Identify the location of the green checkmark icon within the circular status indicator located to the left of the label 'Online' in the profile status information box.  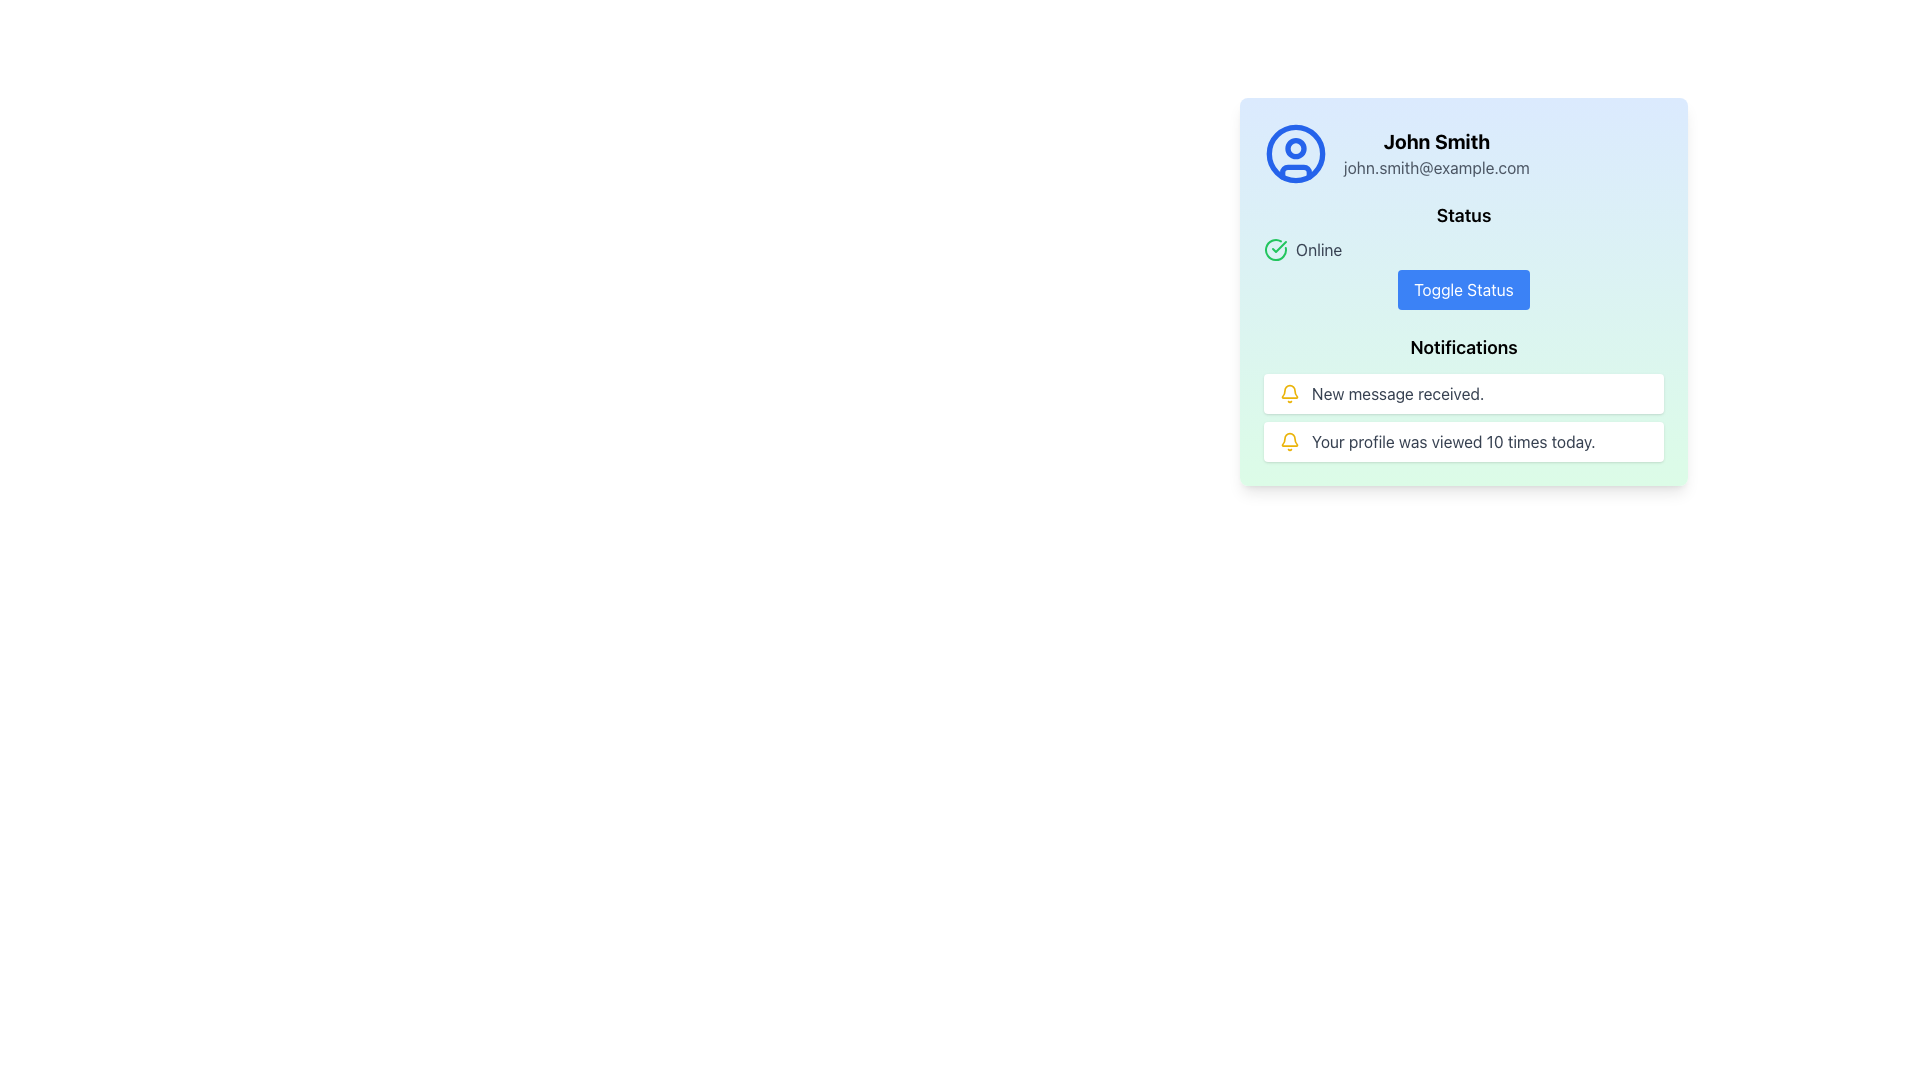
(1278, 245).